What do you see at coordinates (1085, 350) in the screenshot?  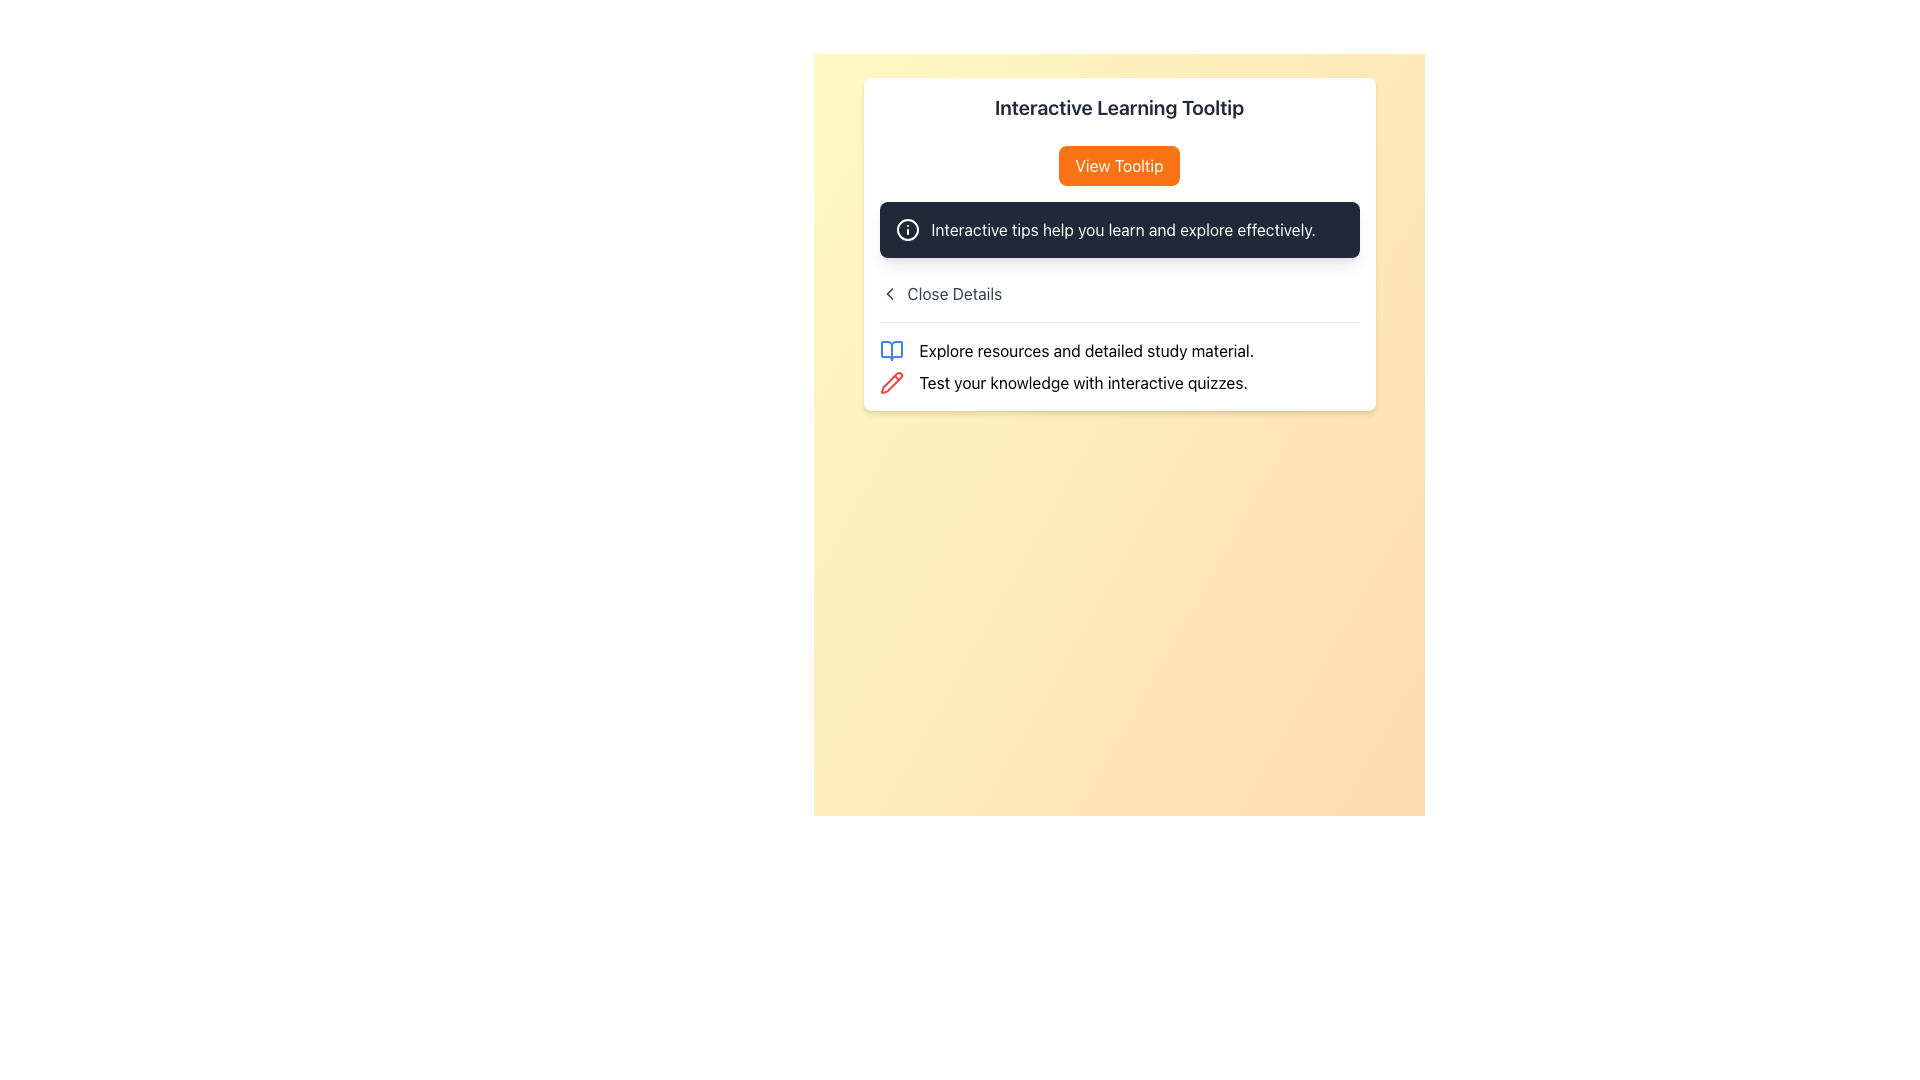 I see `text label that displays 'Explore resources and detailed study material.' located next to the open book icon under the 'Interactive Learning Tooltip' header` at bounding box center [1085, 350].